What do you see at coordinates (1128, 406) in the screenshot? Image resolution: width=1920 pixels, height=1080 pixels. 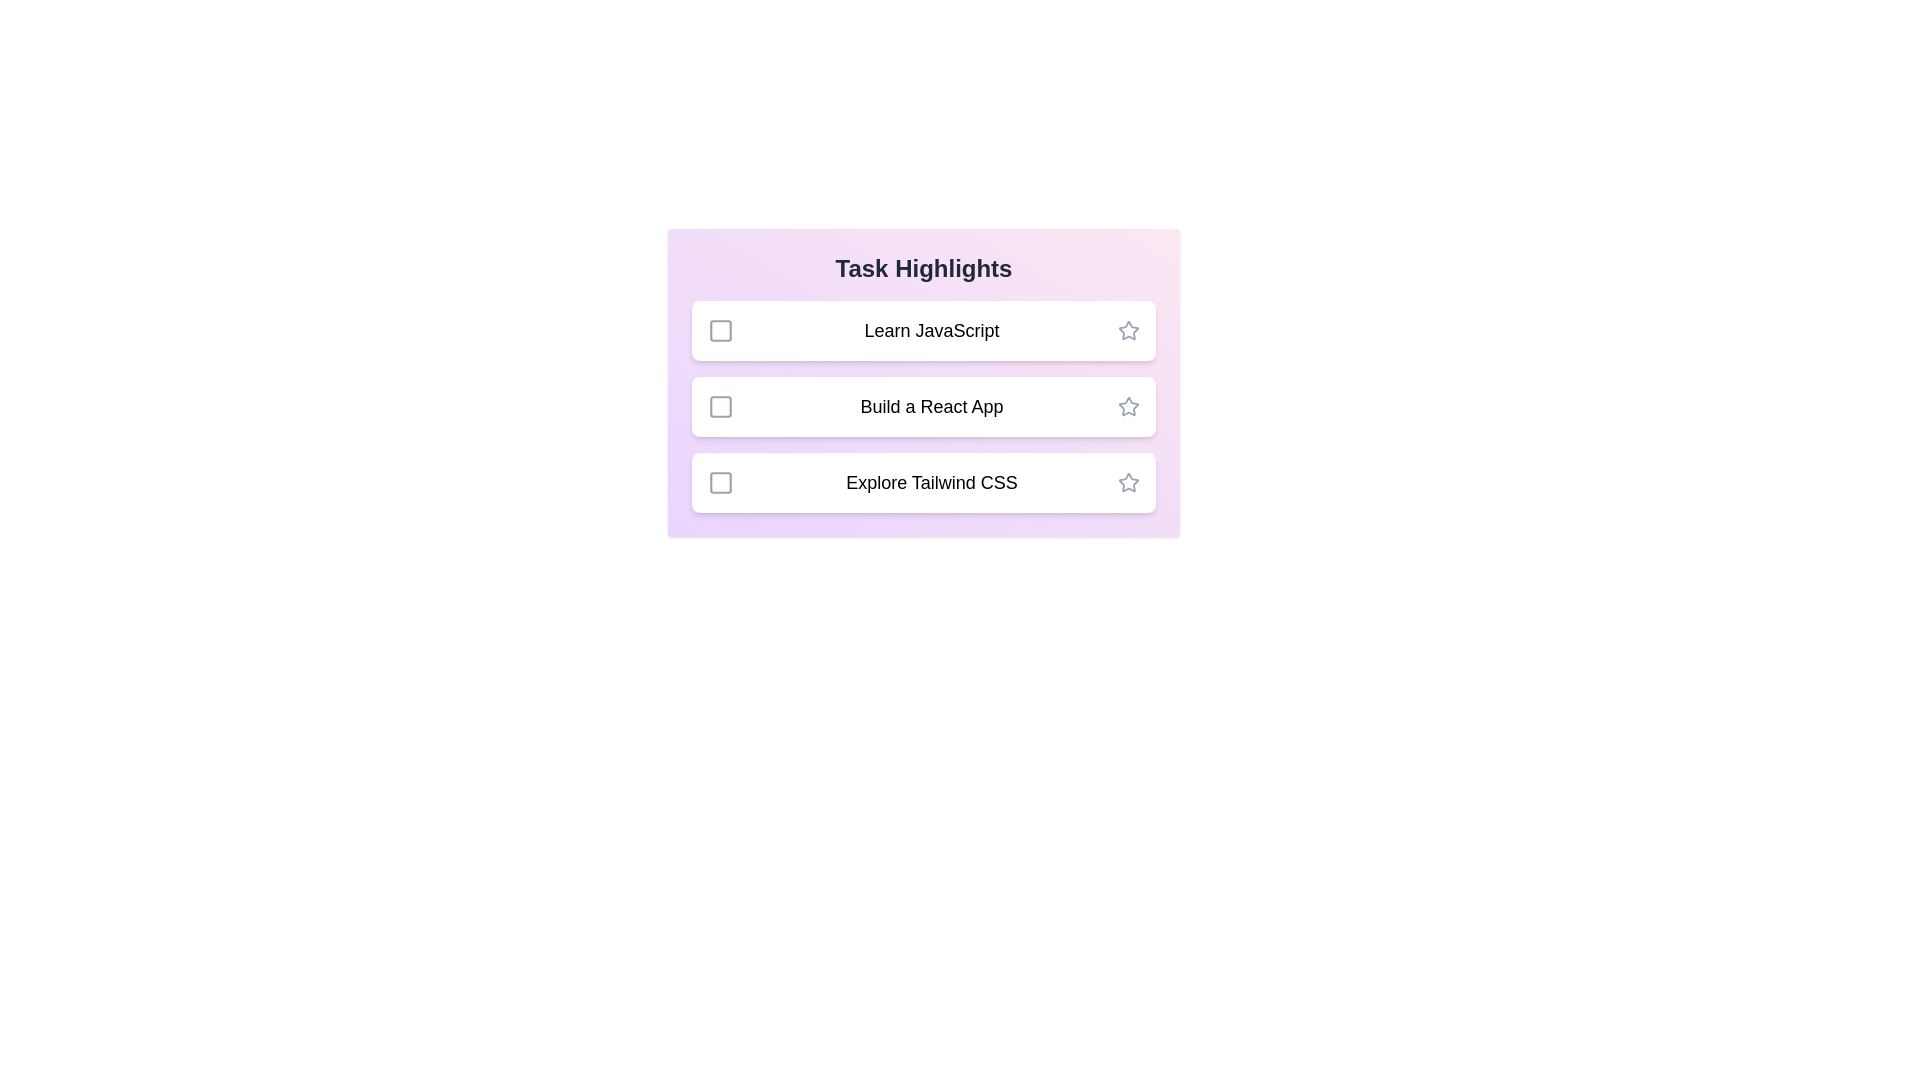 I see `the star icon of the task 'Build a React App' to mark it as important` at bounding box center [1128, 406].